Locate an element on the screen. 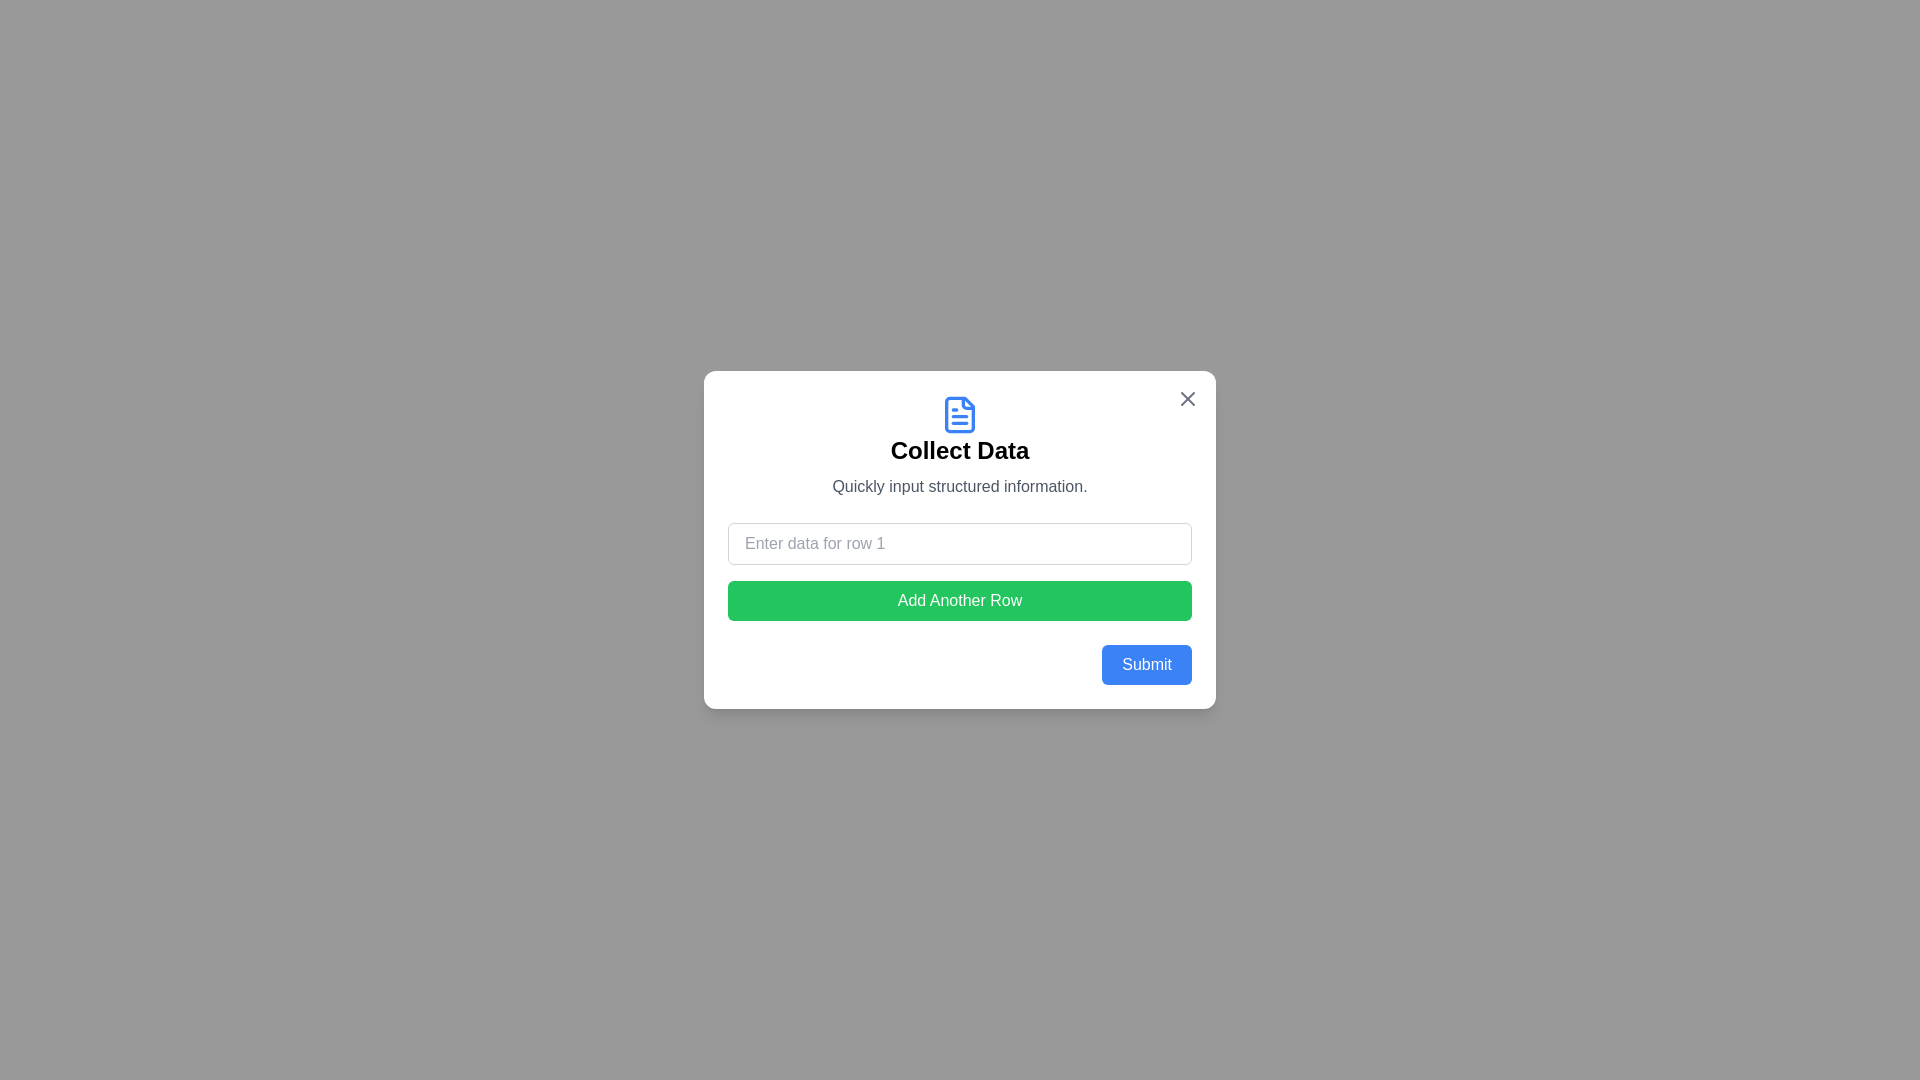 The image size is (1920, 1080). the 'Submit' button to finalize the data submission is located at coordinates (1147, 664).